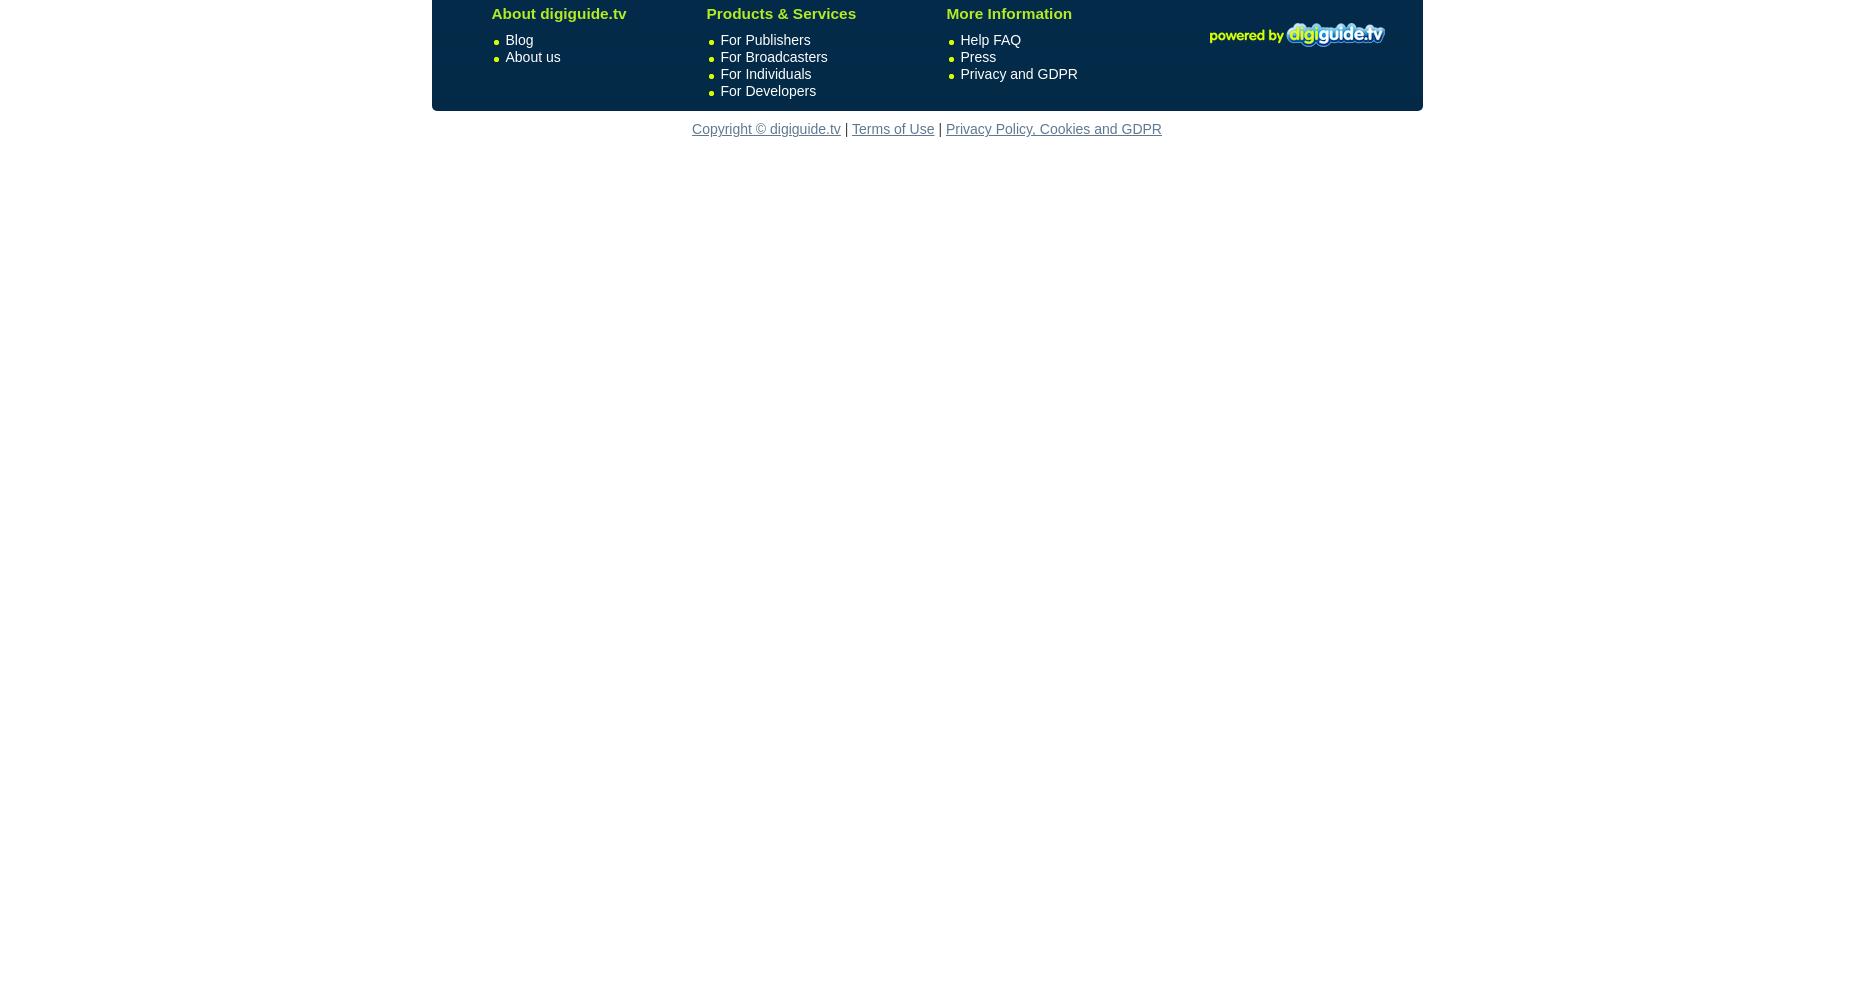  Describe the element at coordinates (764, 73) in the screenshot. I see `'For Individuals'` at that location.